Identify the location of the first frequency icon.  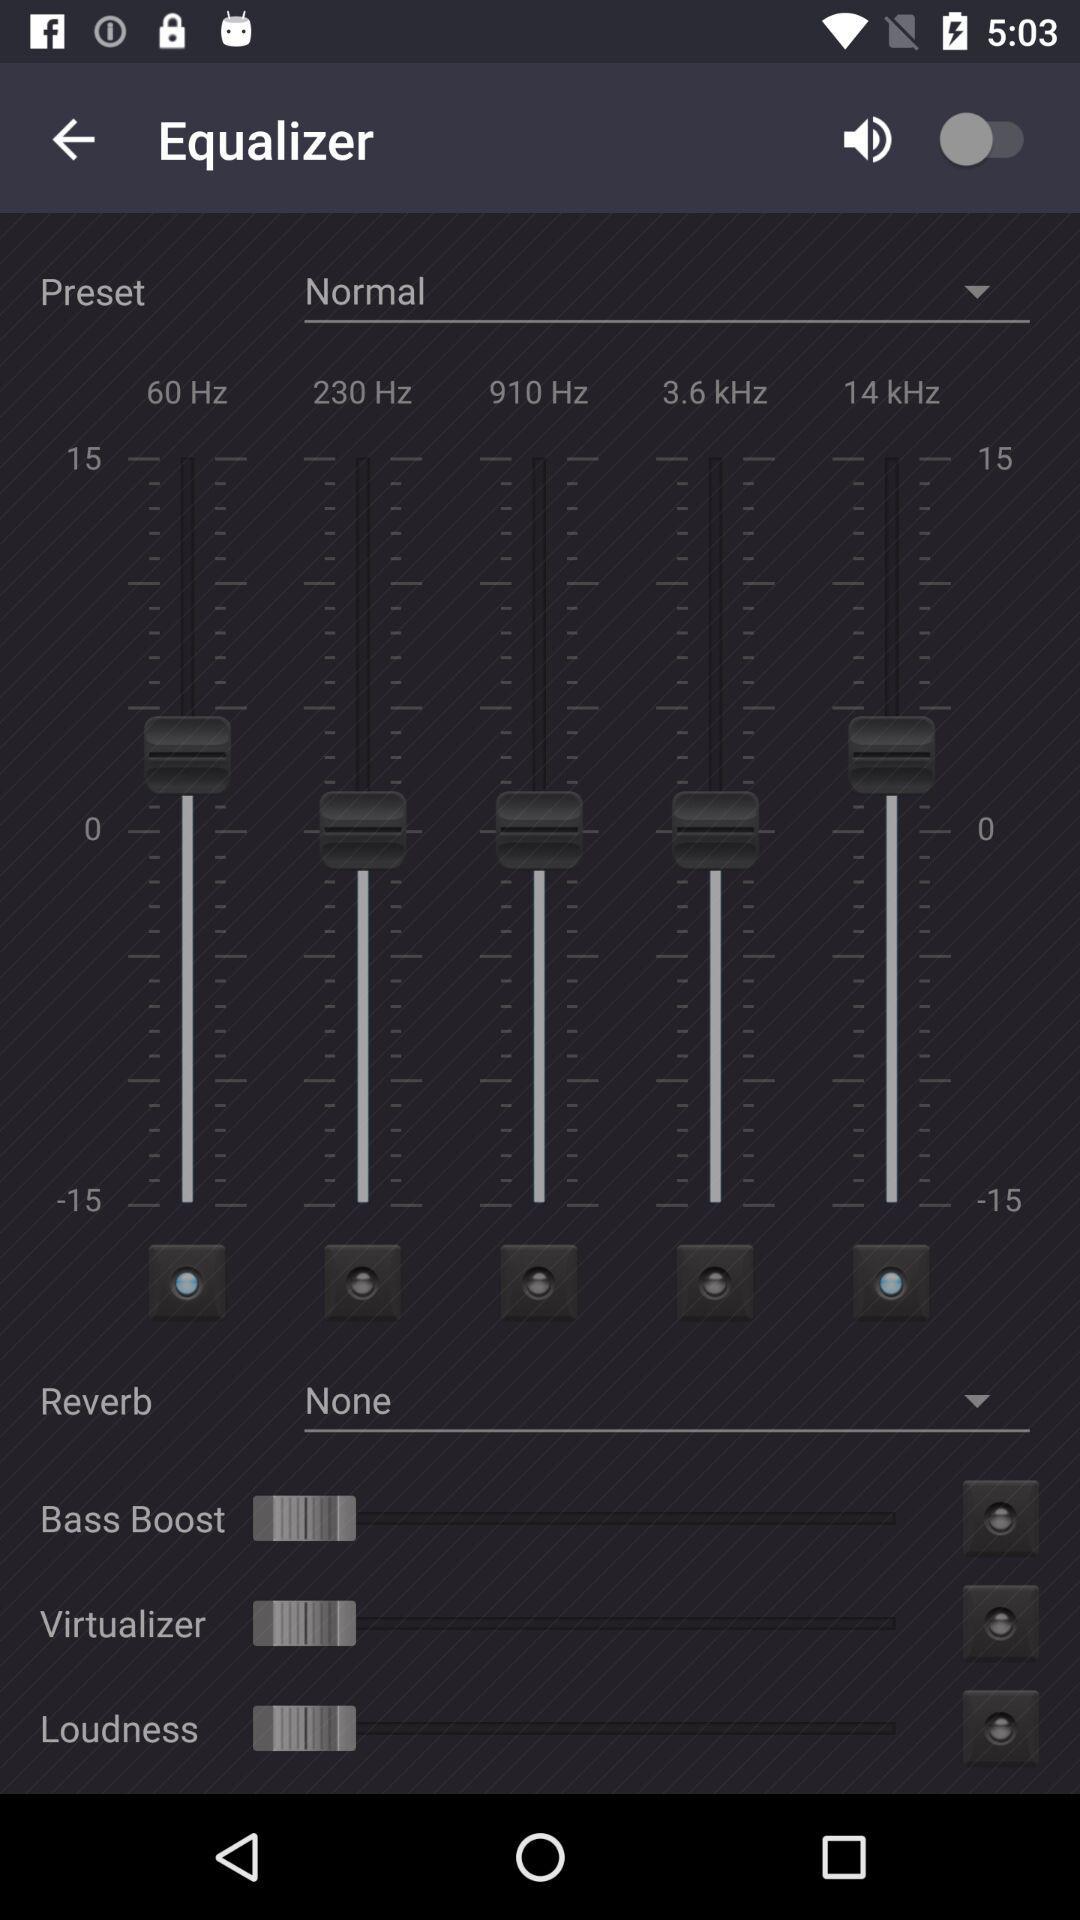
(187, 1282).